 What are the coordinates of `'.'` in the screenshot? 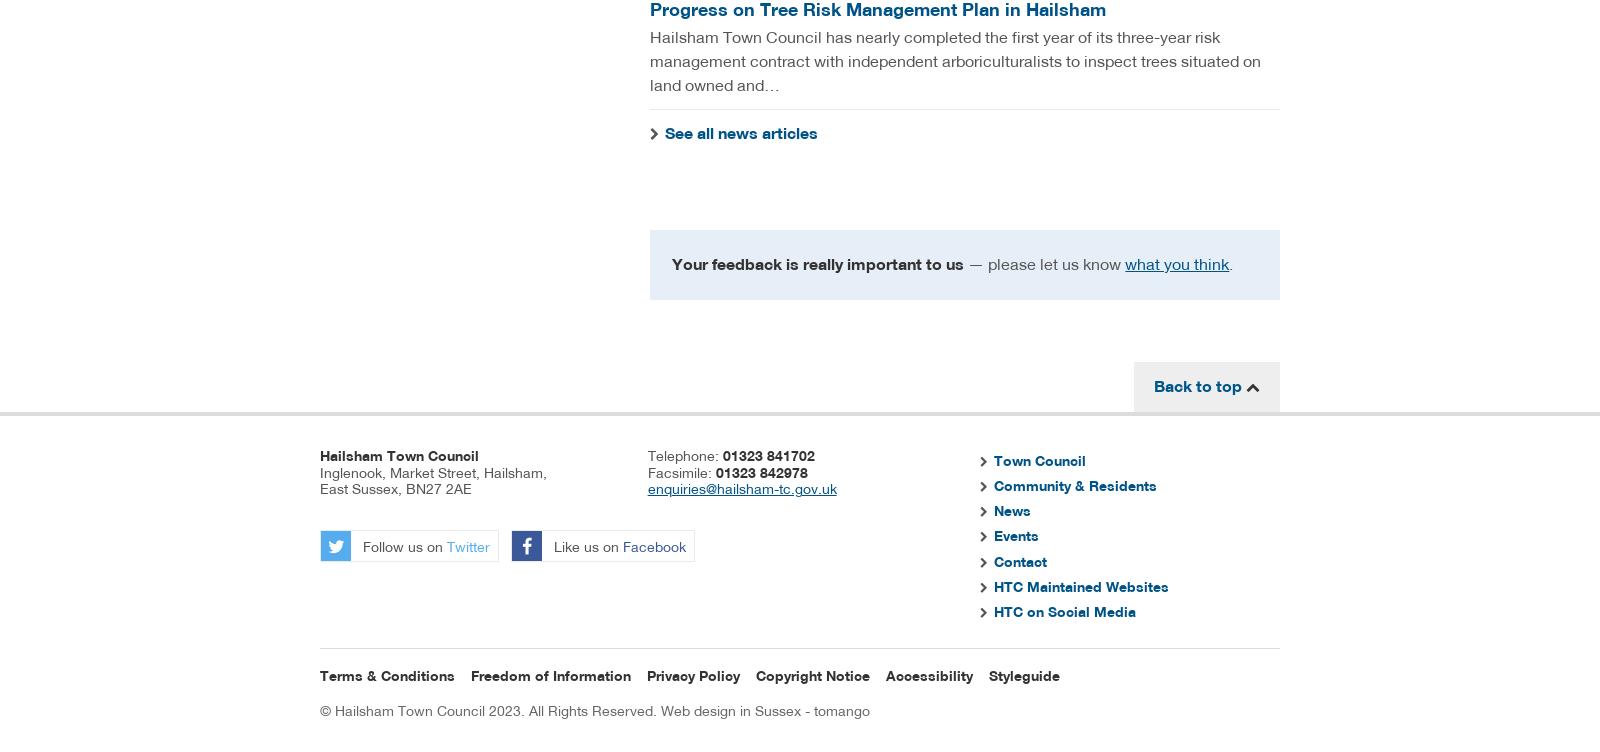 It's located at (1230, 263).